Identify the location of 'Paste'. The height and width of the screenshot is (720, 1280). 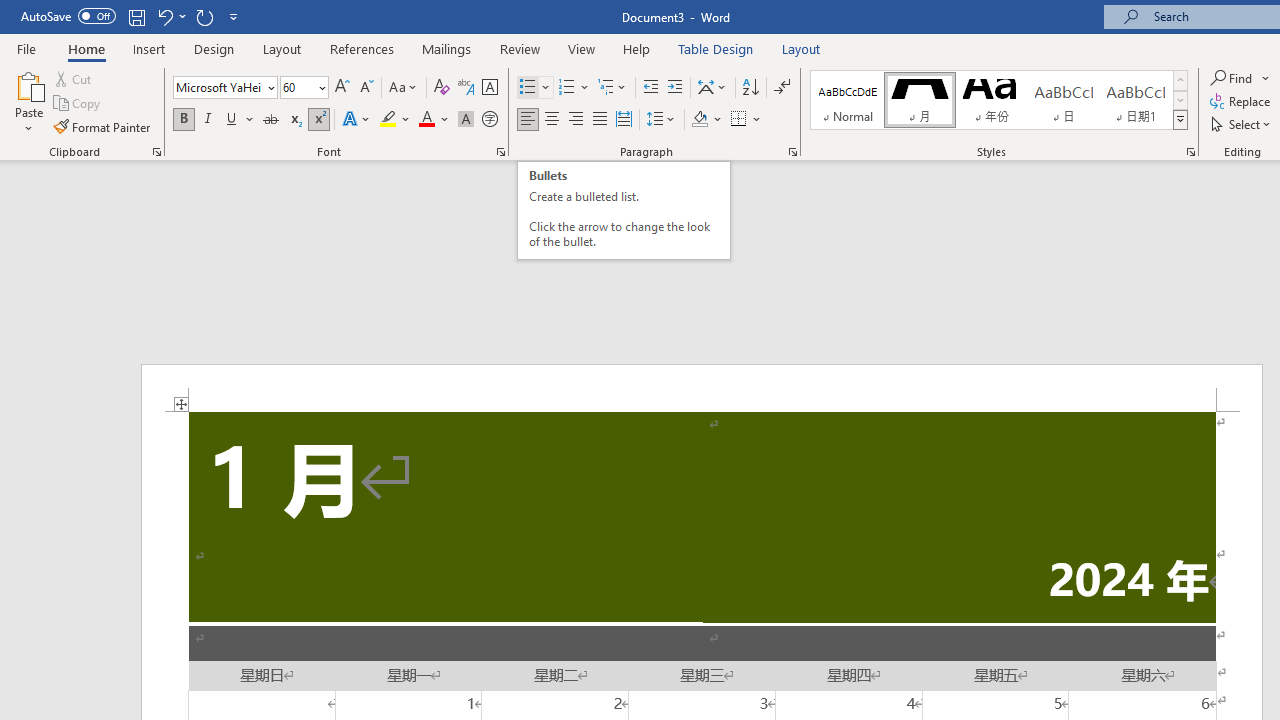
(28, 103).